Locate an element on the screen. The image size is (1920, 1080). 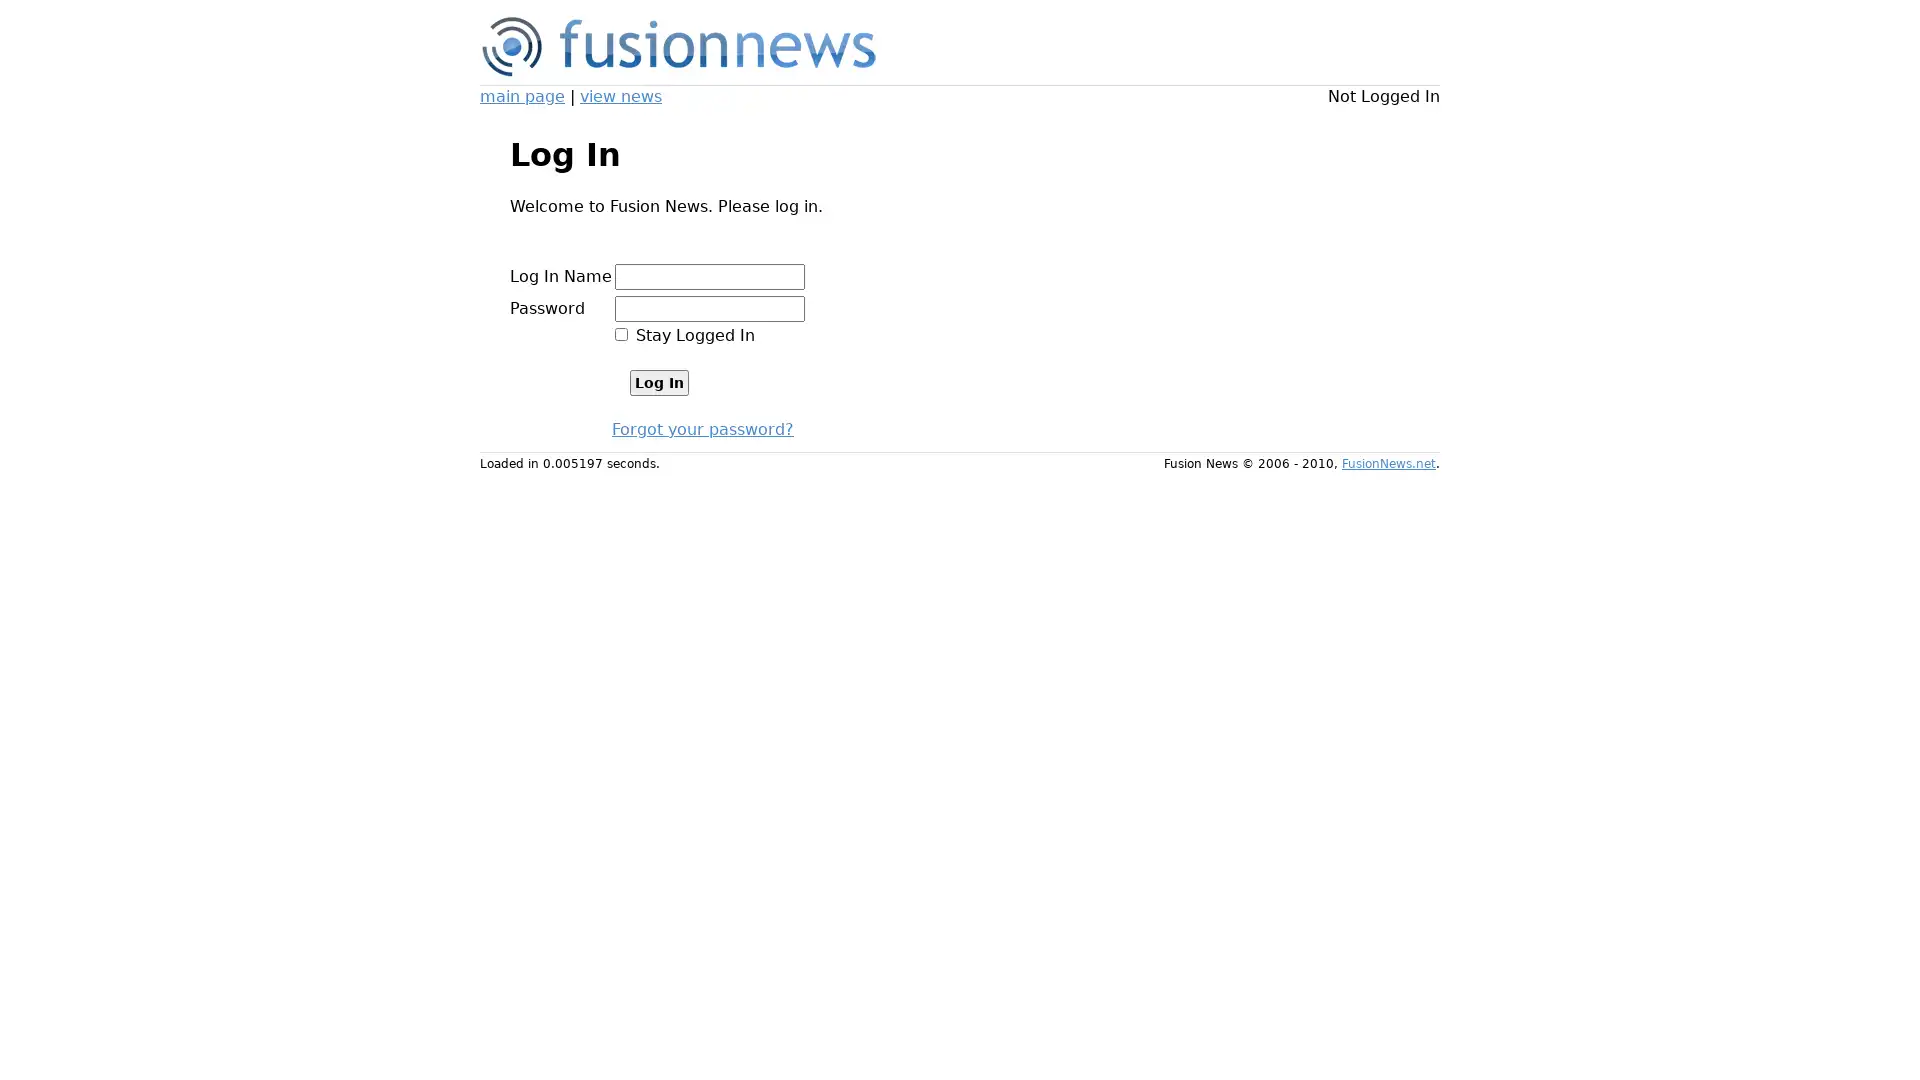
Log In is located at coordinates (658, 382).